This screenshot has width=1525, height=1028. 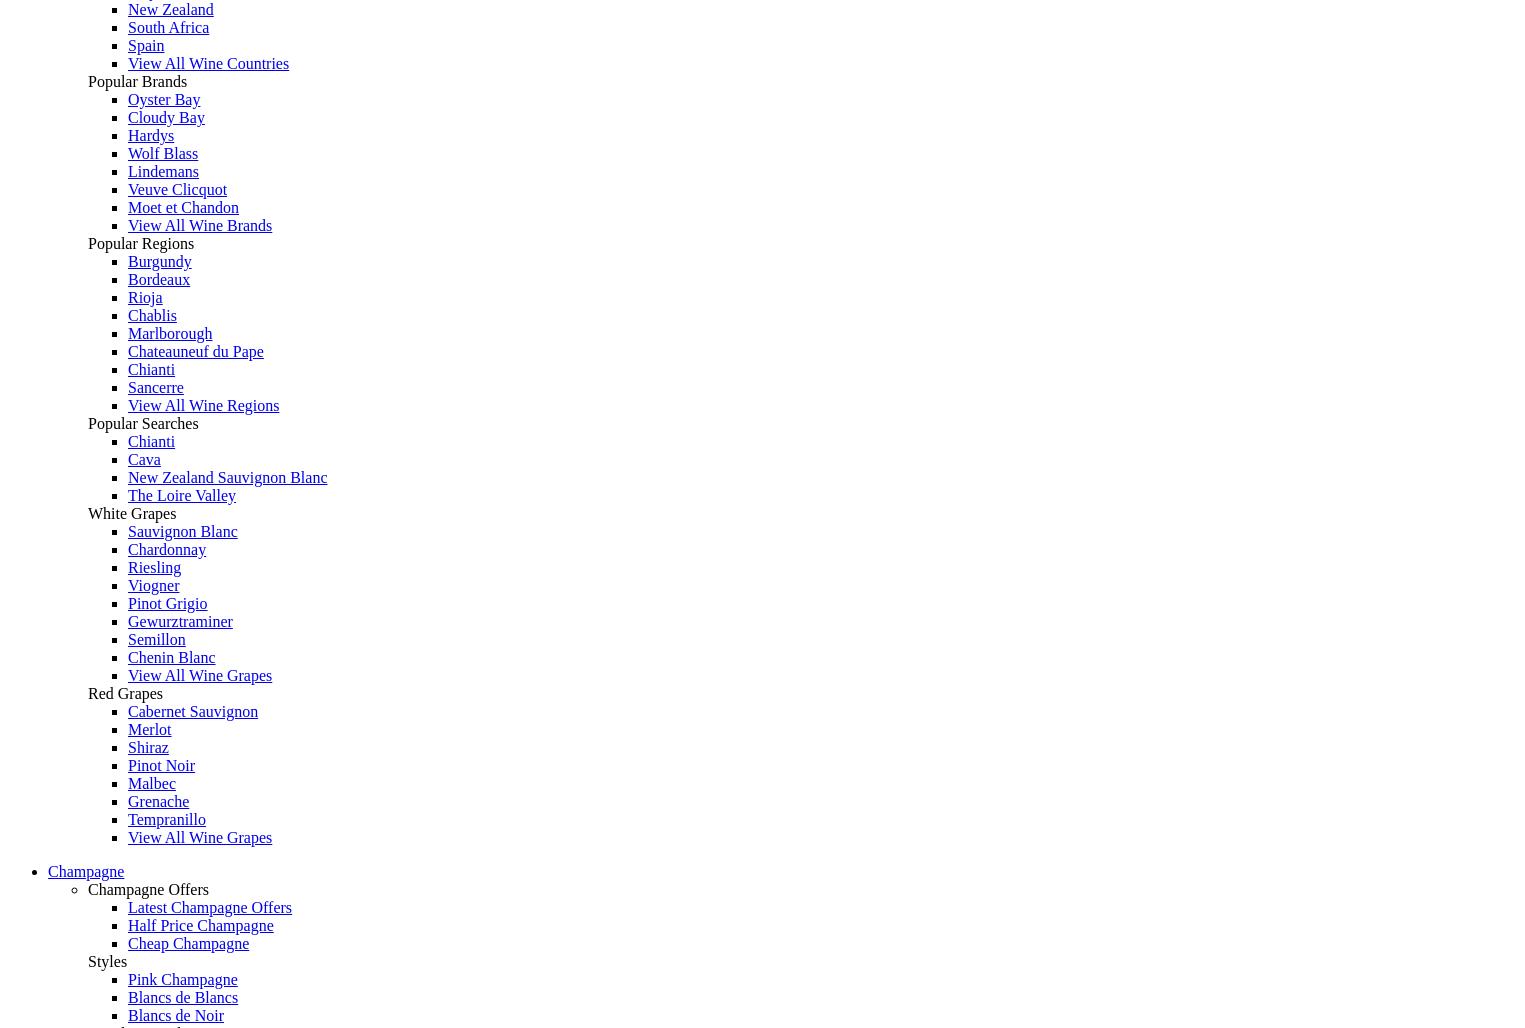 I want to click on 'Cheap Champagne', so click(x=188, y=943).